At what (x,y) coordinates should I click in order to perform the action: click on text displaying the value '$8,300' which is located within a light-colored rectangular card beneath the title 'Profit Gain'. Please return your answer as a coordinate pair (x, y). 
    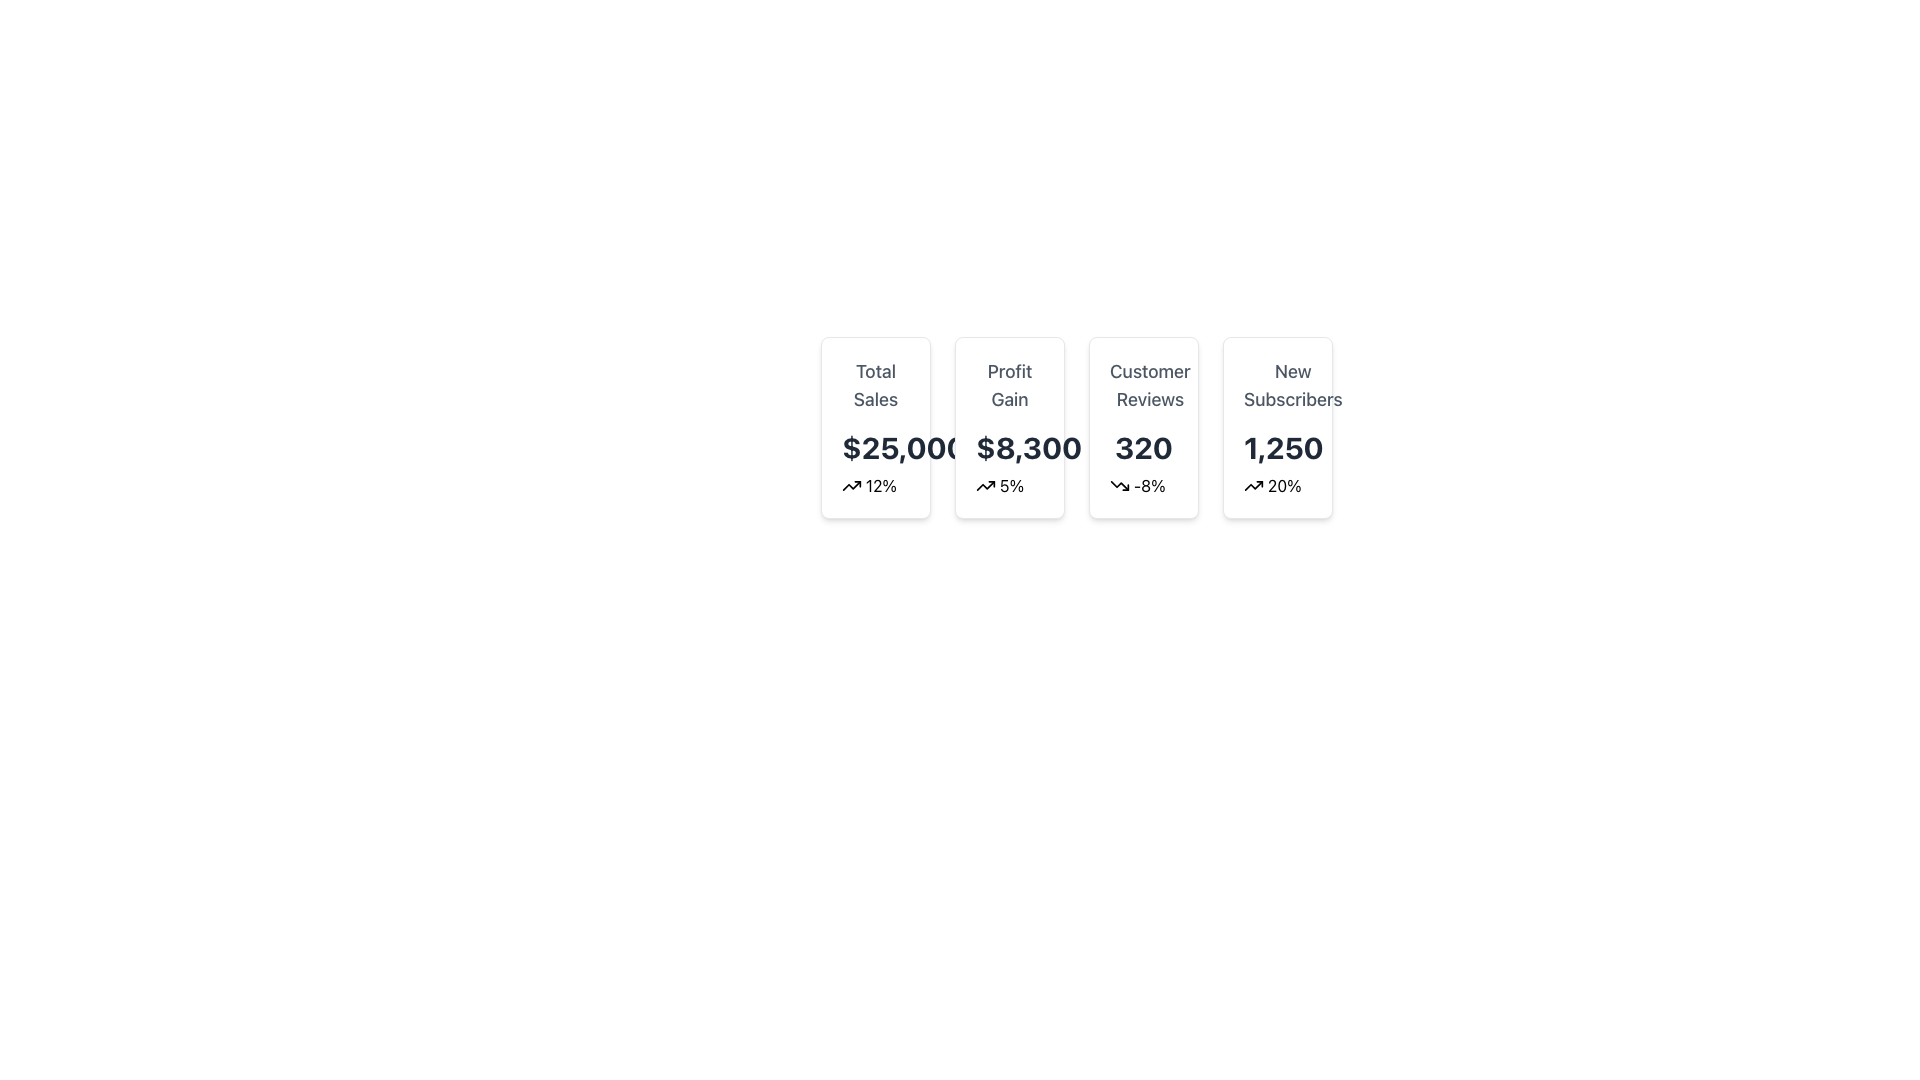
    Looking at the image, I should click on (1009, 446).